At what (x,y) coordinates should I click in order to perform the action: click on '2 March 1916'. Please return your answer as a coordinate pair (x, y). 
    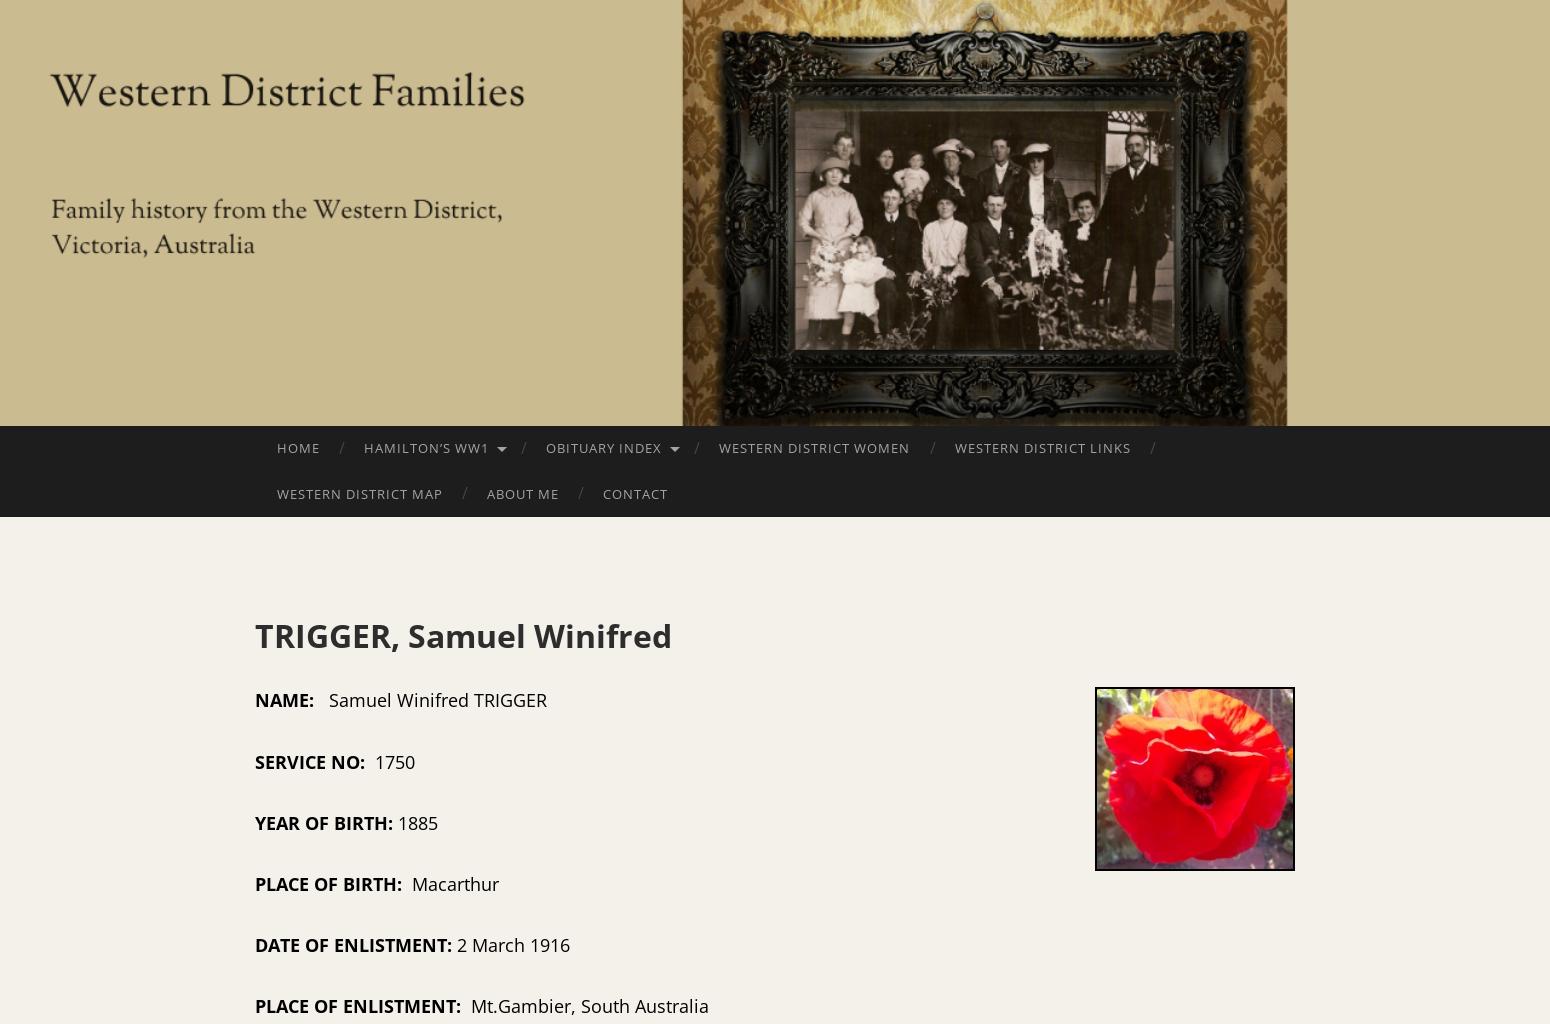
    Looking at the image, I should click on (512, 945).